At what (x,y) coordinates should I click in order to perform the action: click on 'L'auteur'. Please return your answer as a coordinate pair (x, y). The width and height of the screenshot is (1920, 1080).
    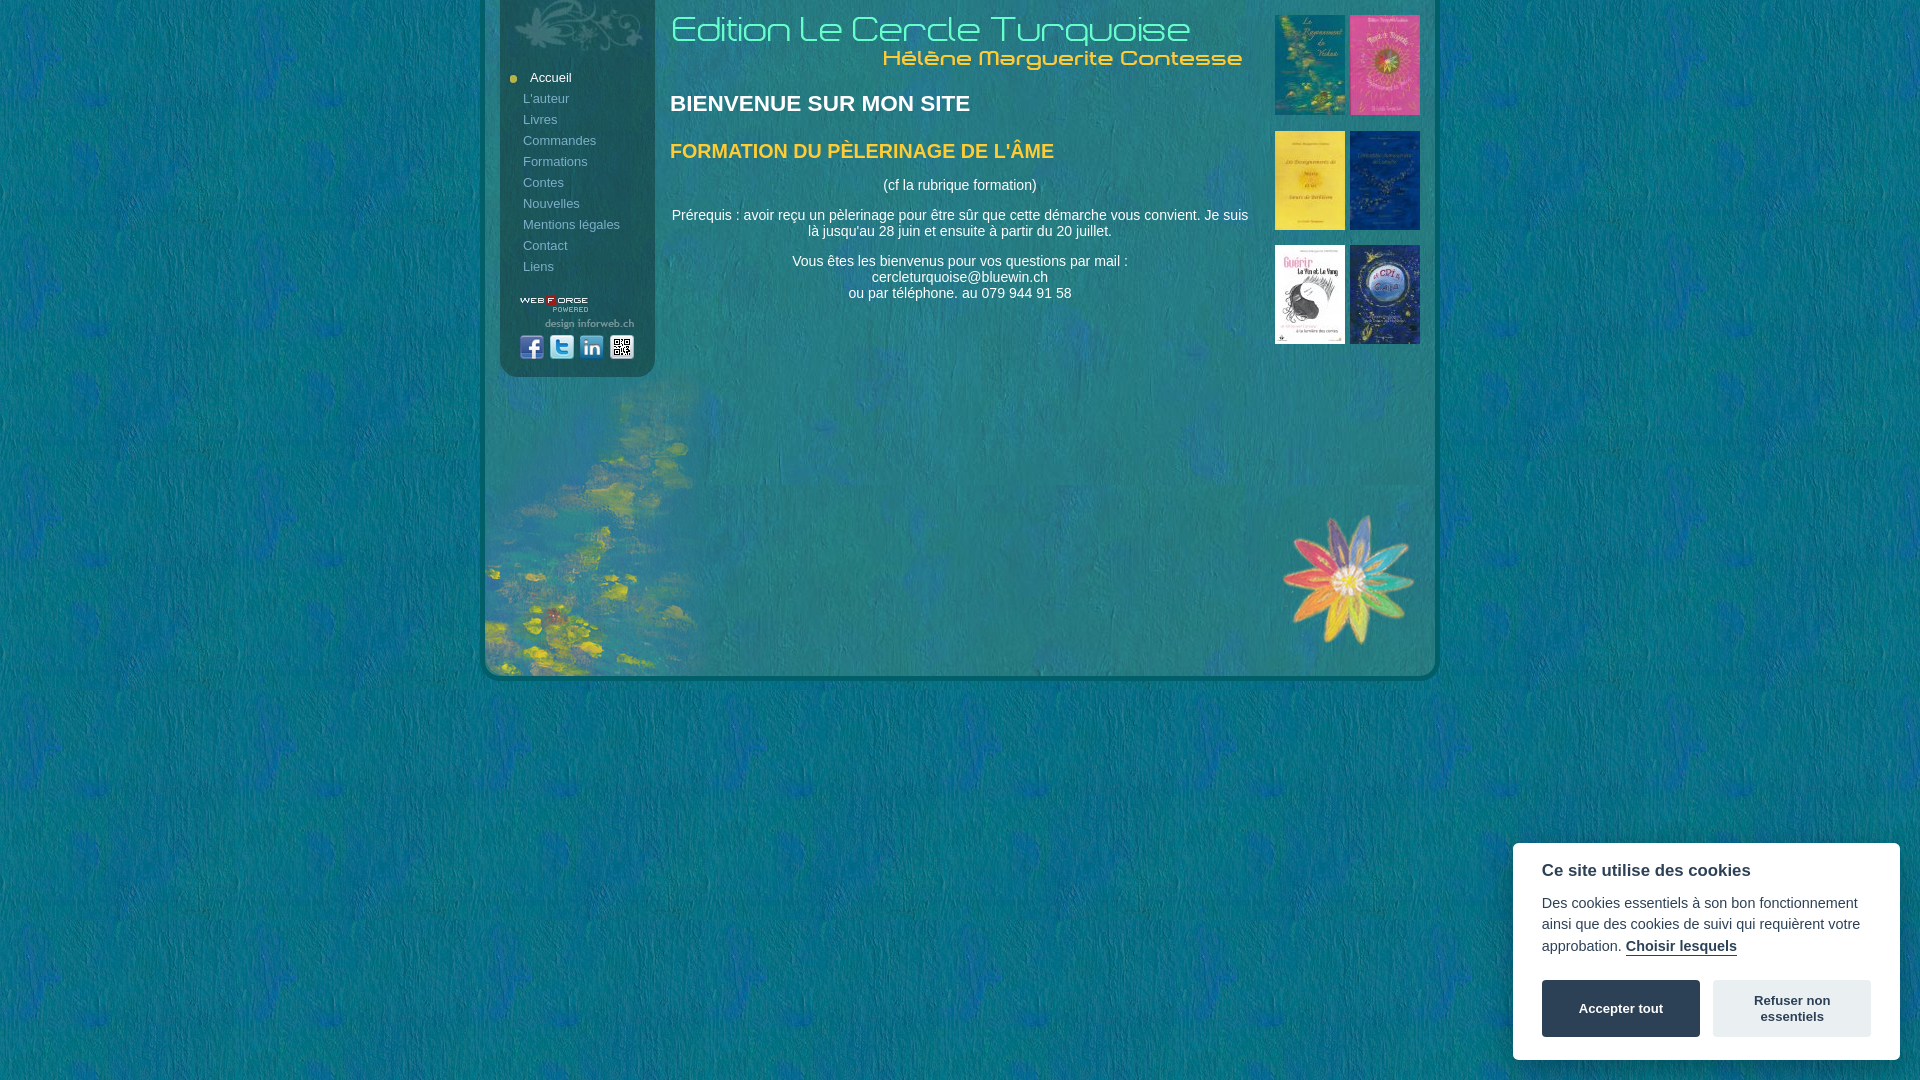
    Looking at the image, I should click on (578, 98).